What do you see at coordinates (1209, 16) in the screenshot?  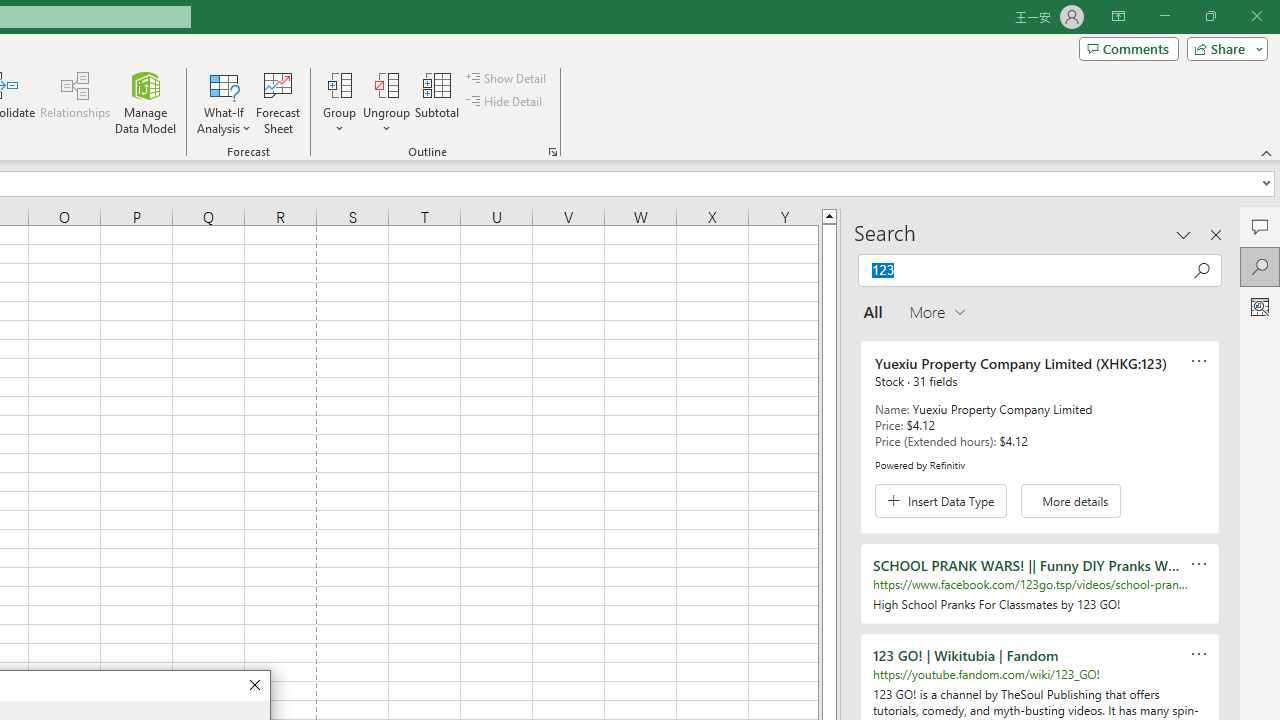 I see `'Restore Down'` at bounding box center [1209, 16].